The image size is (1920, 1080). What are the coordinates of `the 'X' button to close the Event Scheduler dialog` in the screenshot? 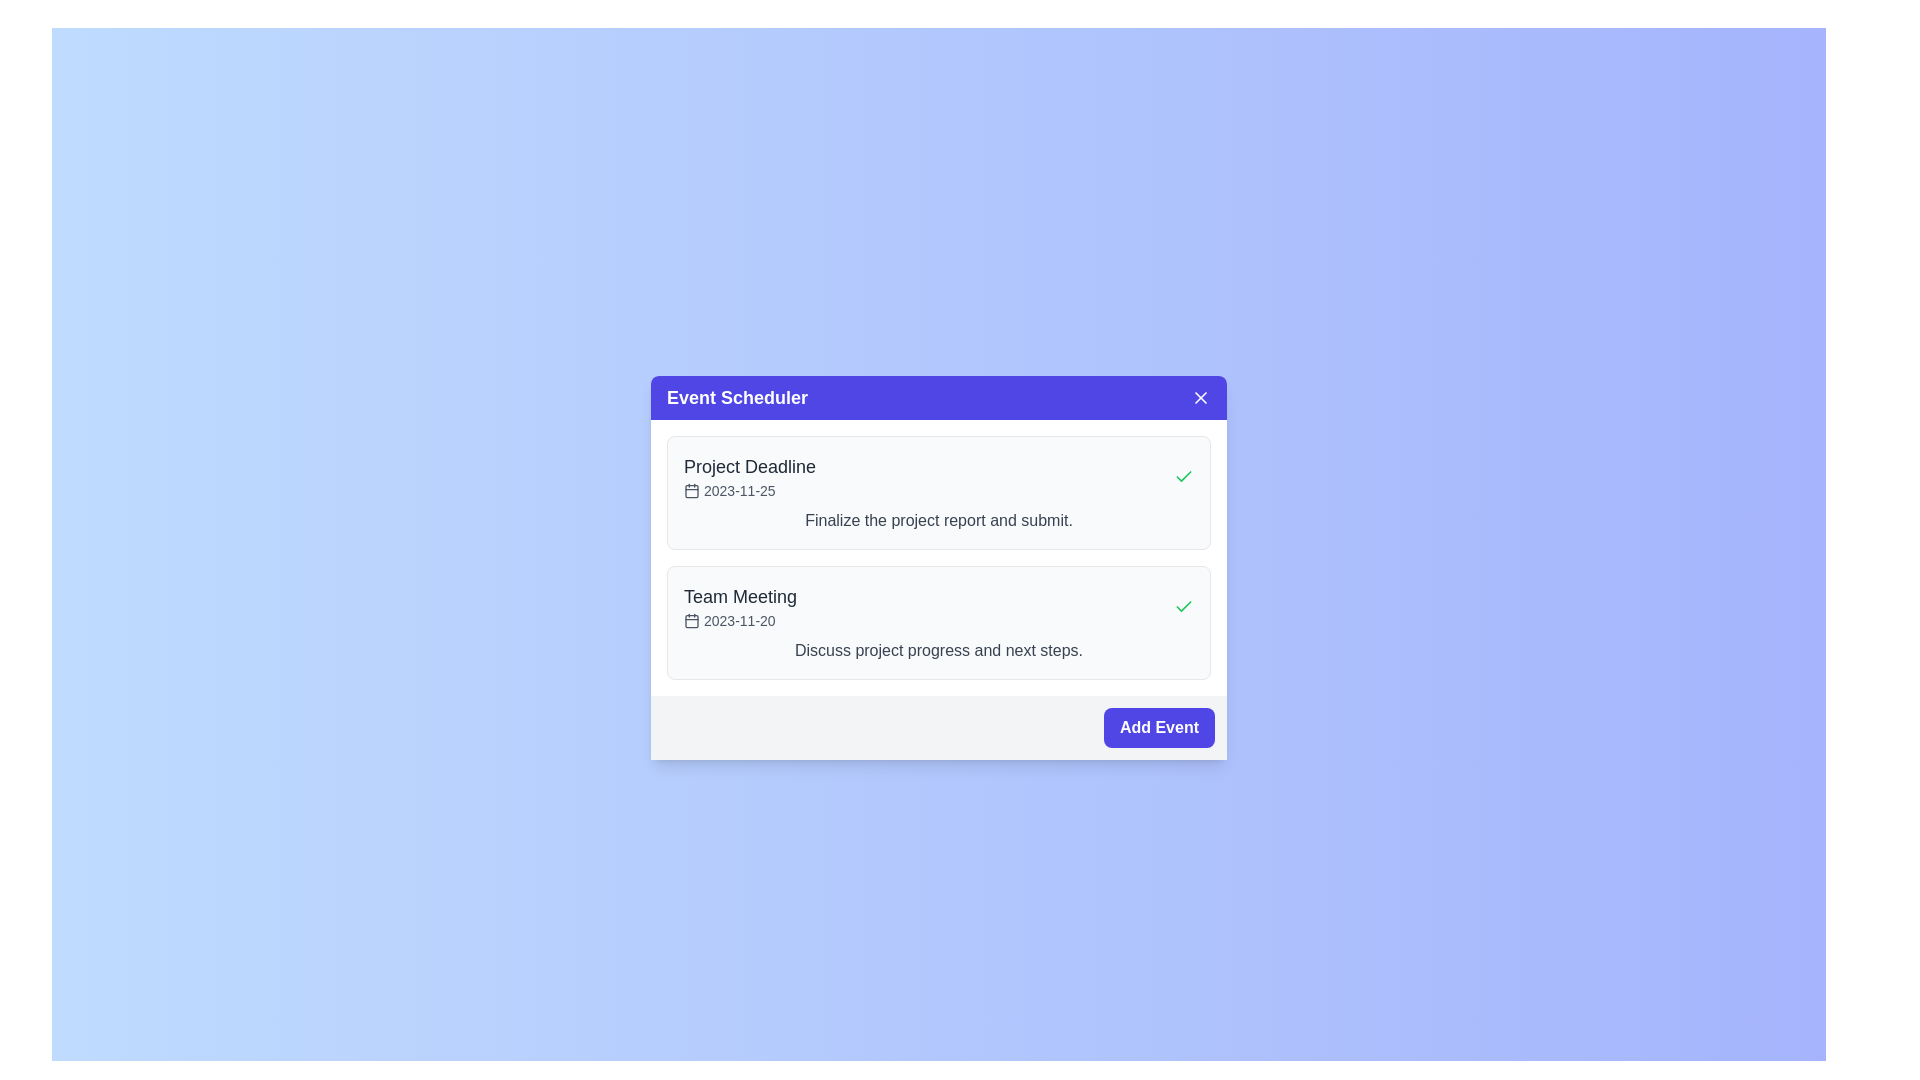 It's located at (1200, 397).